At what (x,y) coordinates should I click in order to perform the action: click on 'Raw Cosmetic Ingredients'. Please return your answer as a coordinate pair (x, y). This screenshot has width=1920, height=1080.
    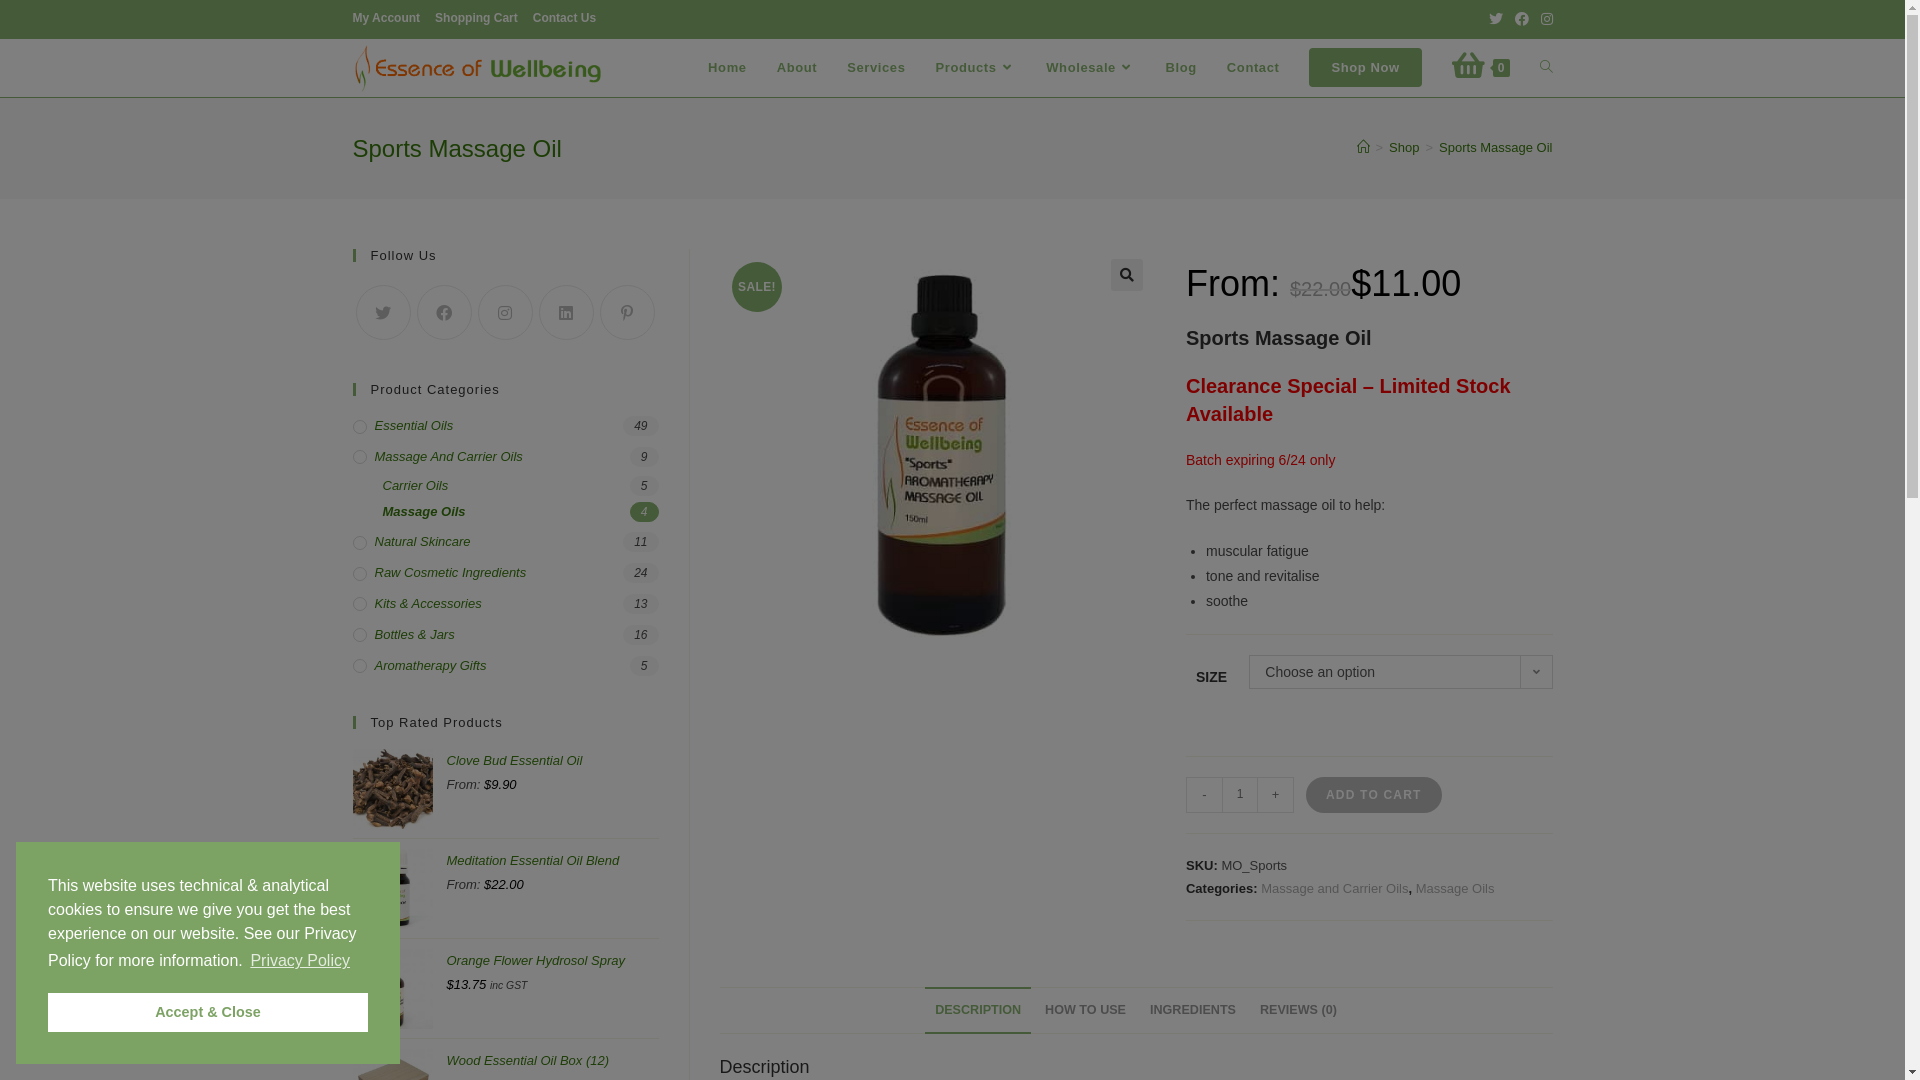
    Looking at the image, I should click on (504, 573).